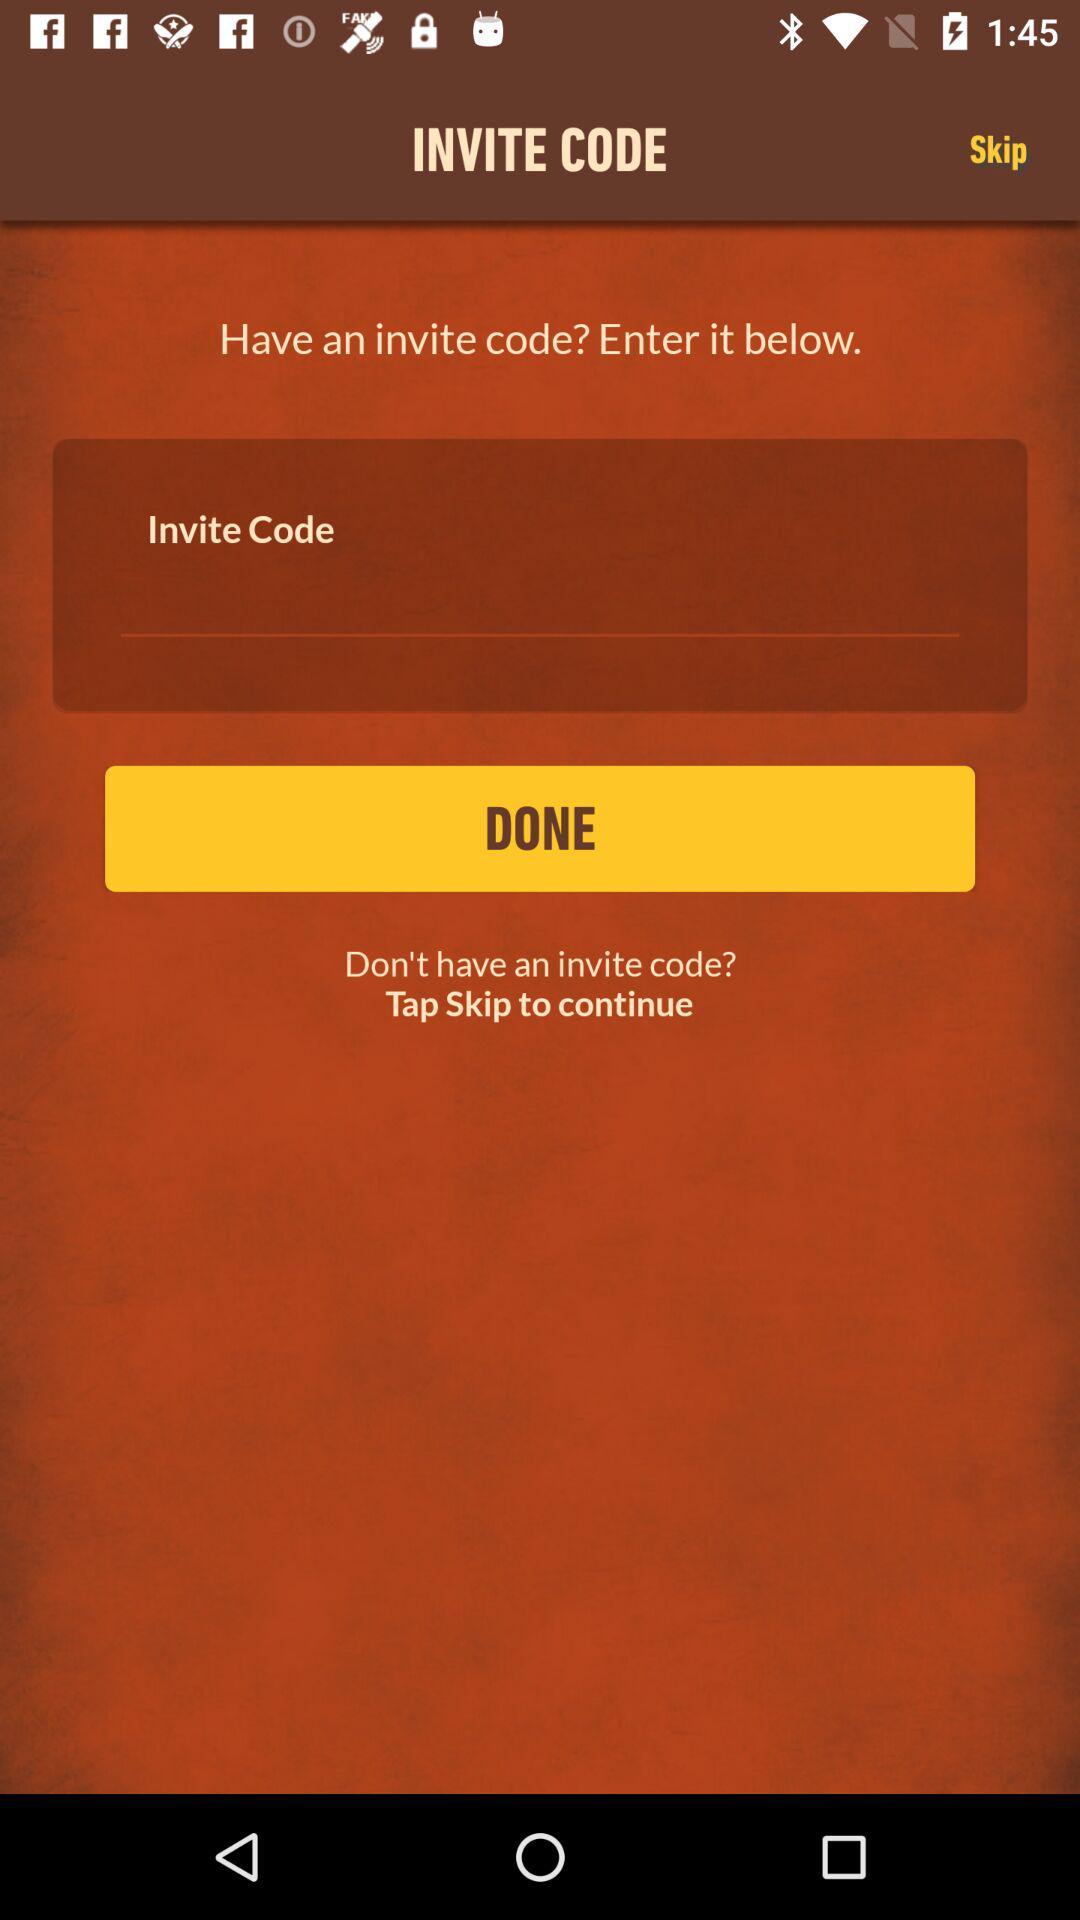 This screenshot has width=1080, height=1920. What do you see at coordinates (540, 588) in the screenshot?
I see `invite code` at bounding box center [540, 588].